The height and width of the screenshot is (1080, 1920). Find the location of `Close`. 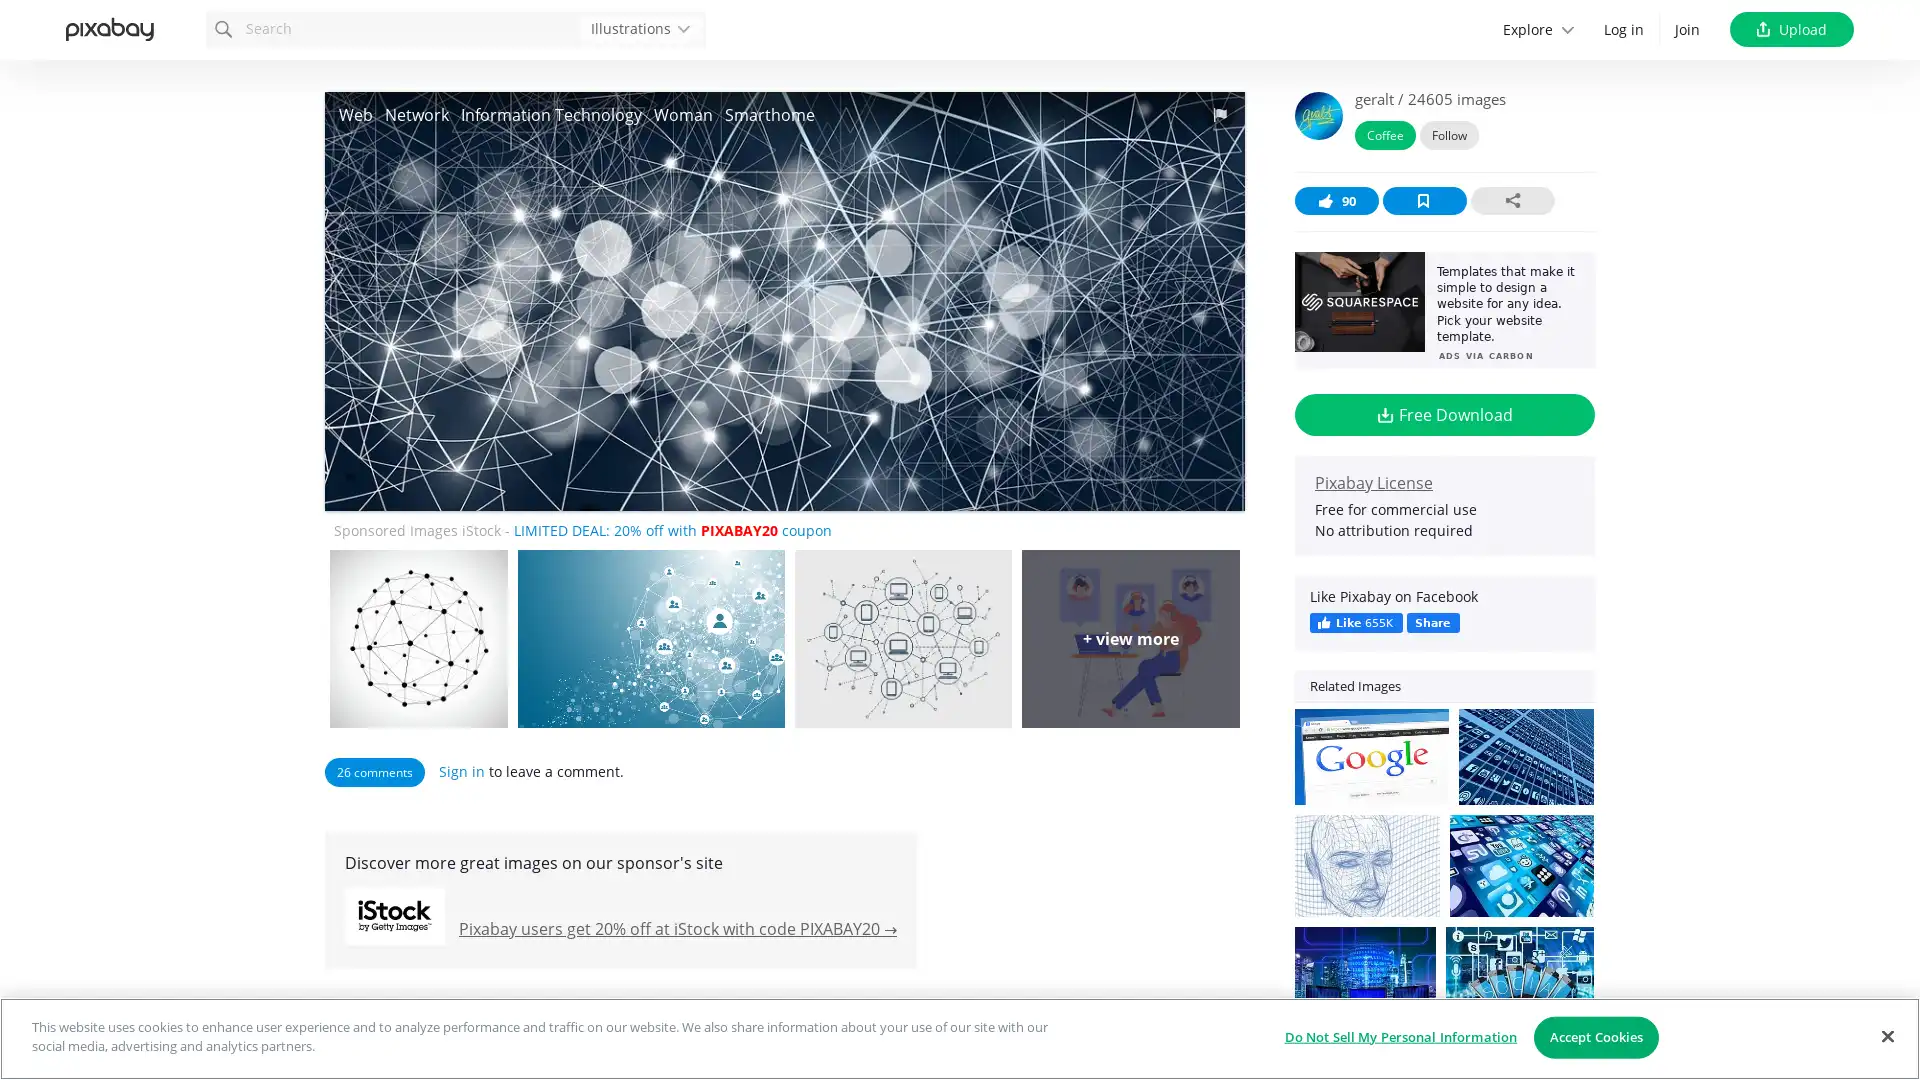

Close is located at coordinates (1886, 1035).